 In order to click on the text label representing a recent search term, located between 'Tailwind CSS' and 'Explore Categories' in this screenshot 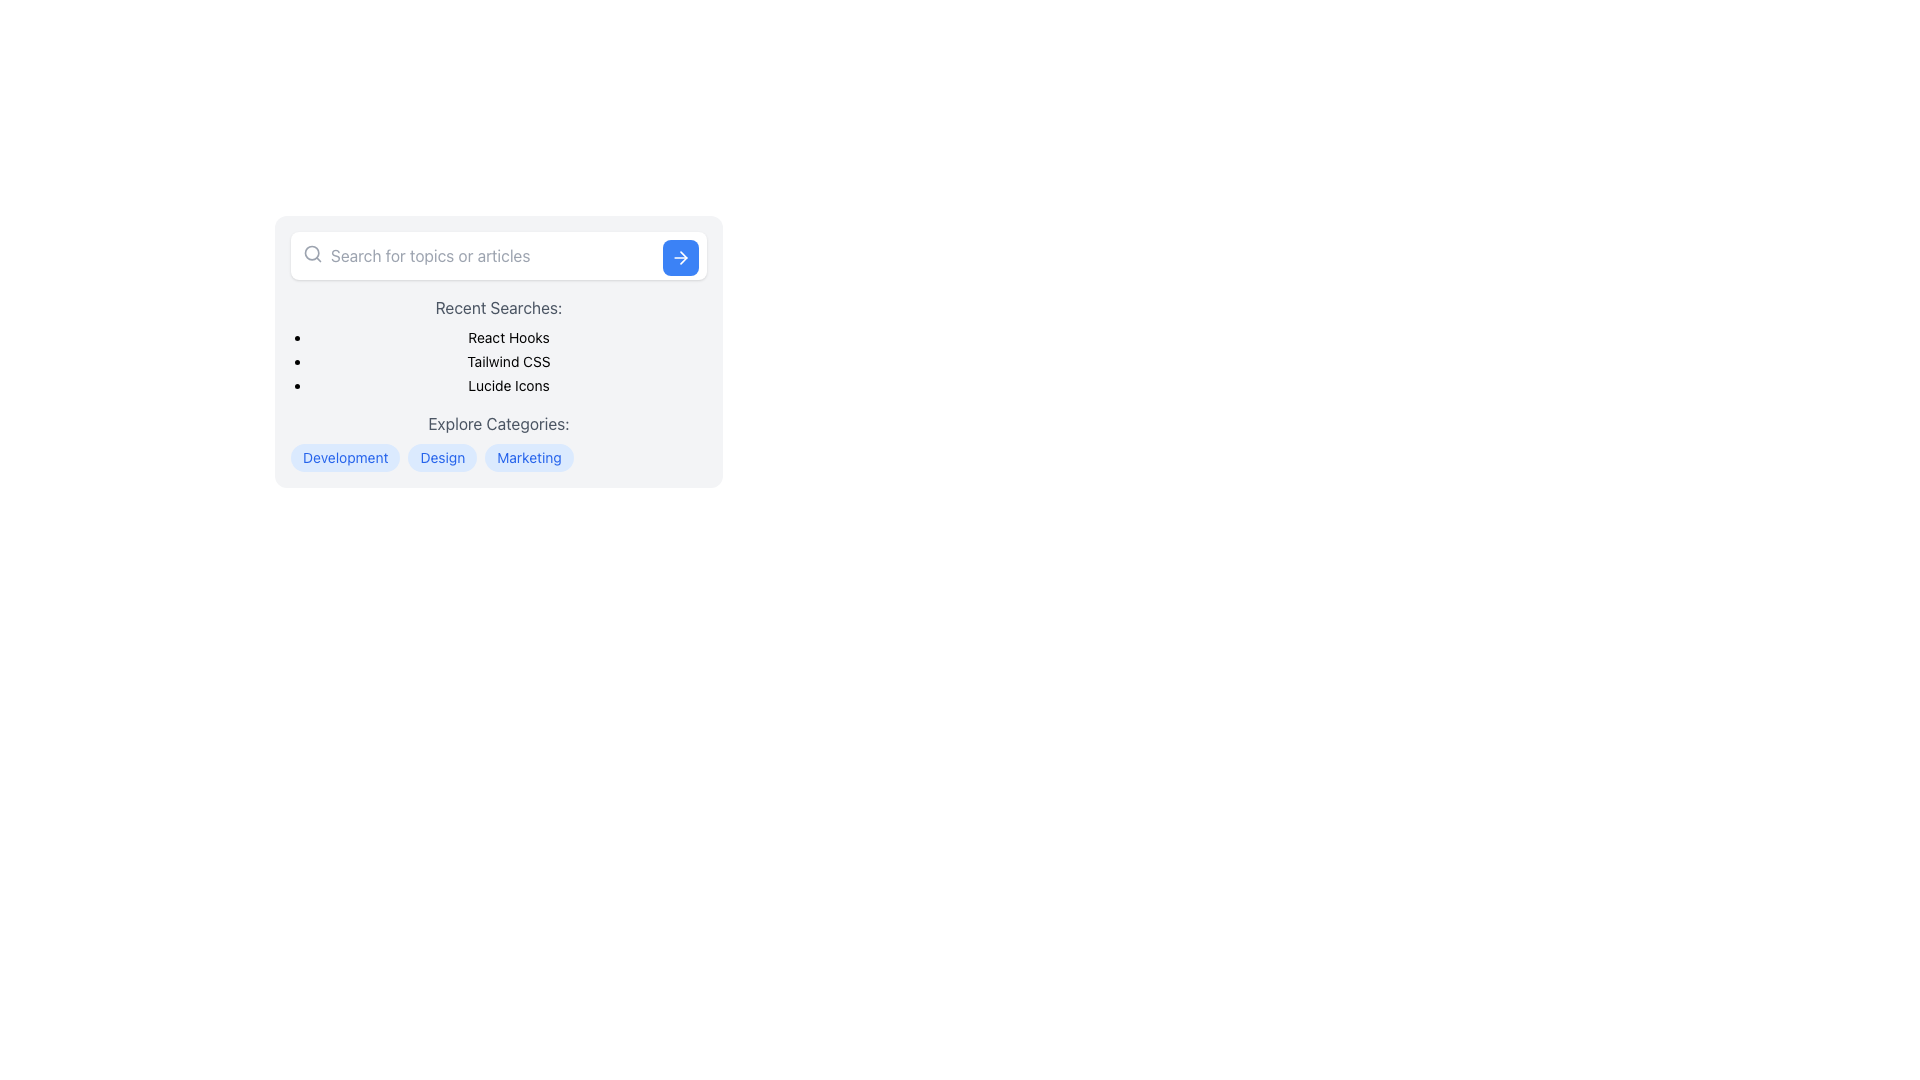, I will do `click(508, 385)`.